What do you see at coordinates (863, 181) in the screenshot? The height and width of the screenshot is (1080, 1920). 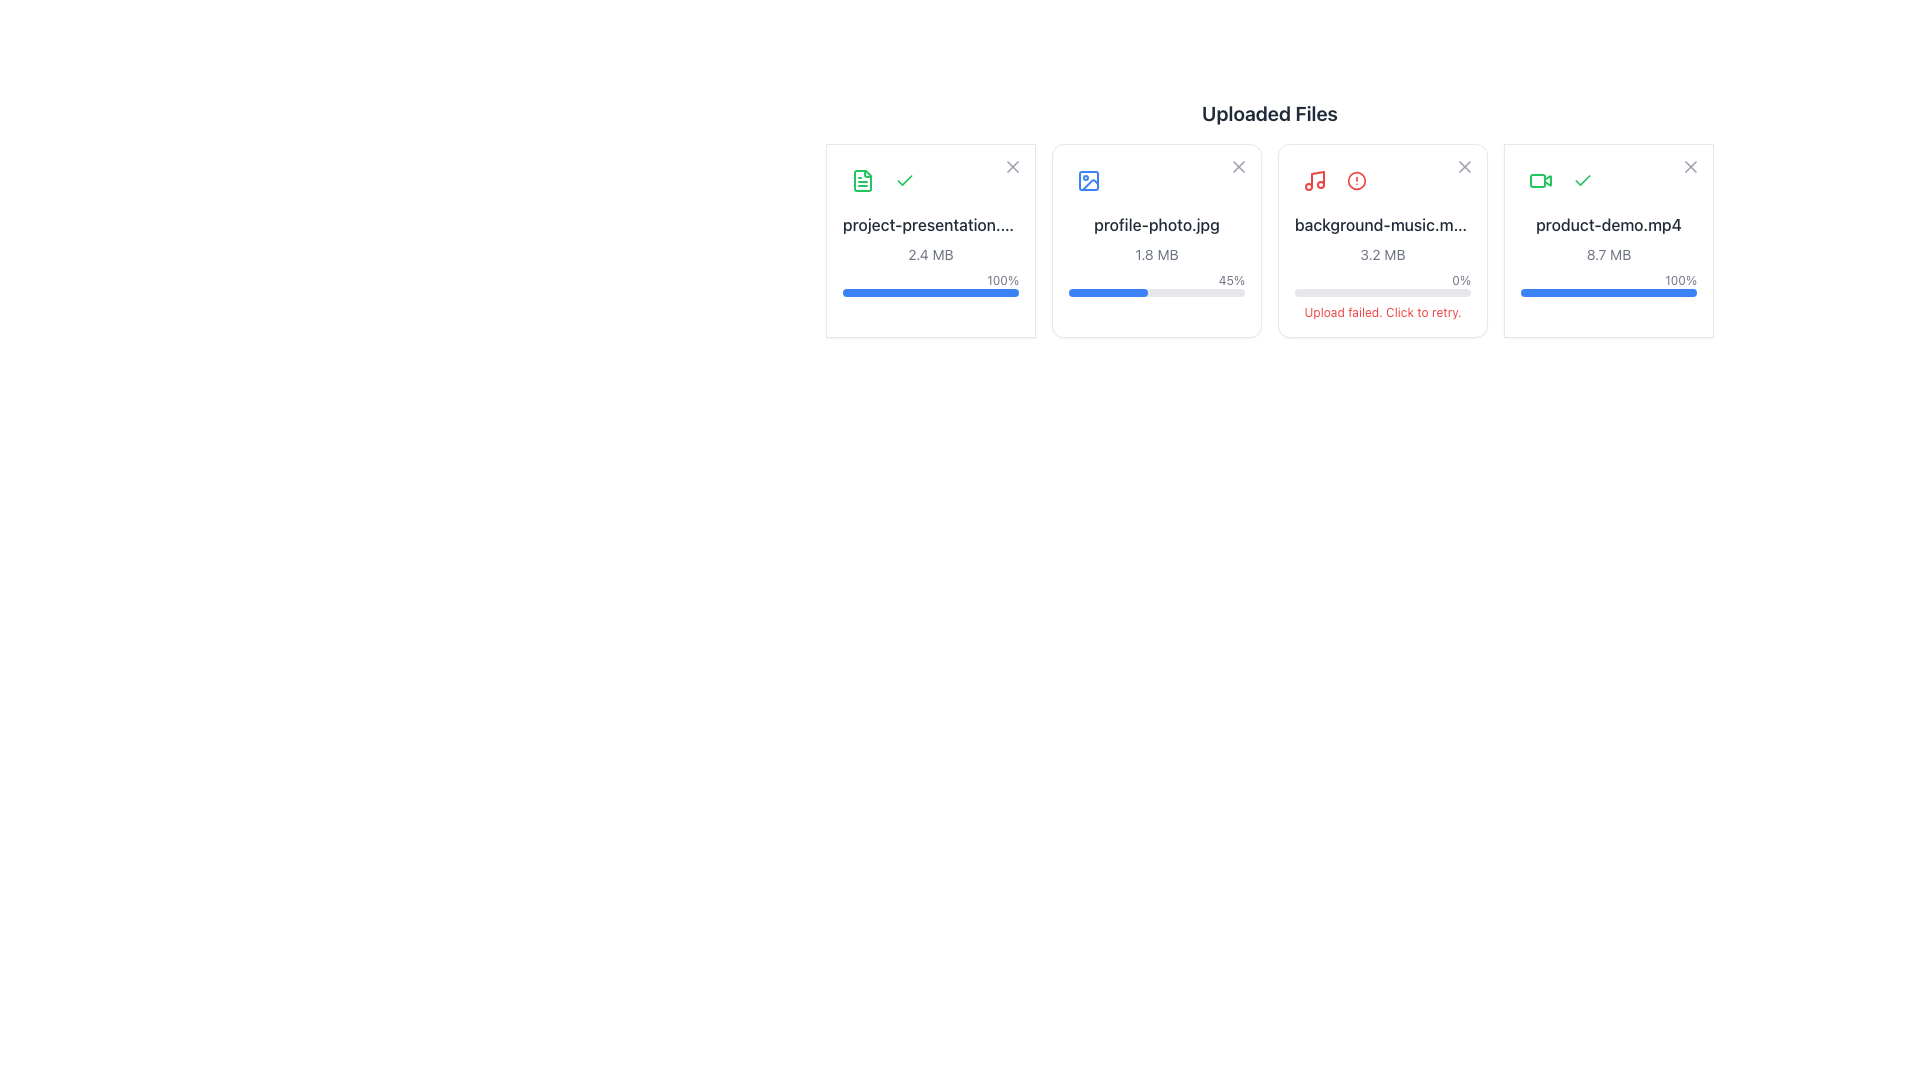 I see `the file icon located in the top-left of the 'Uploaded Files' section next to the file name 'project-presentation'` at bounding box center [863, 181].